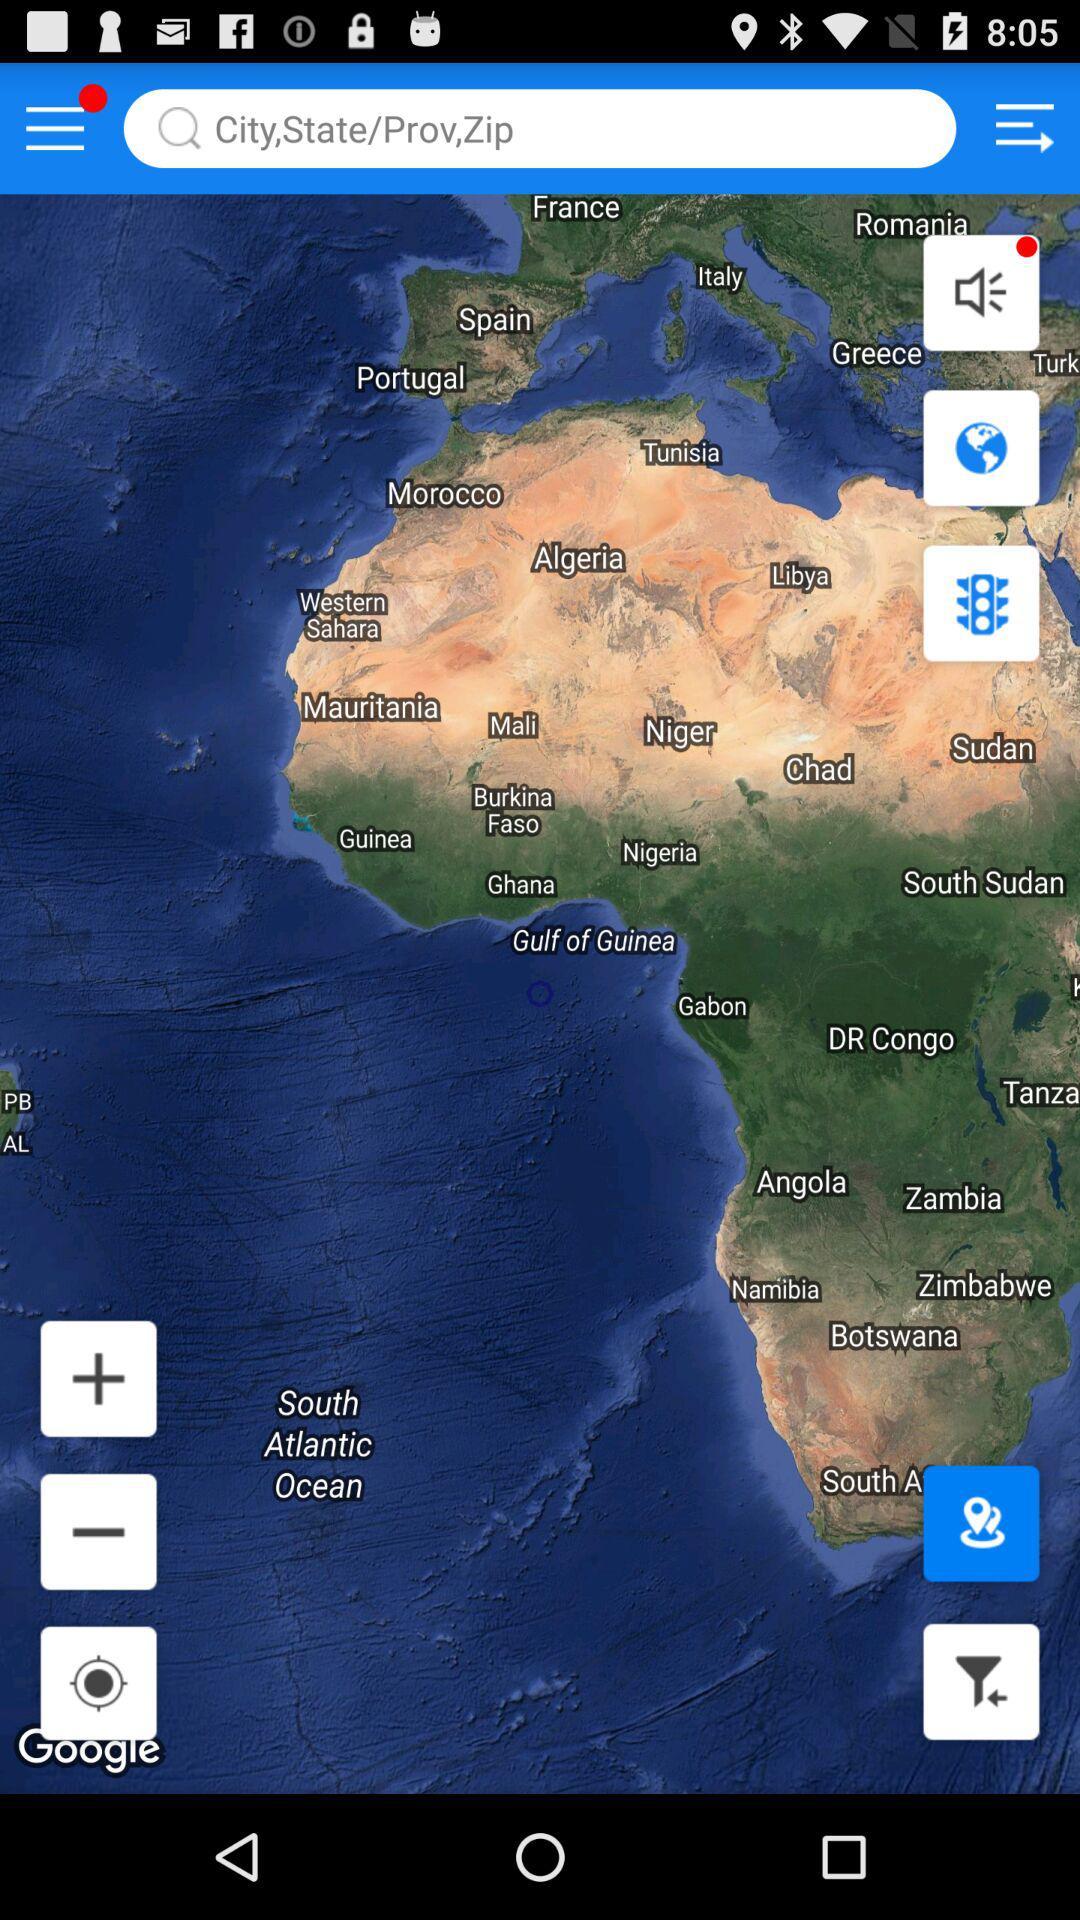  I want to click on the volume icon, so click(980, 312).